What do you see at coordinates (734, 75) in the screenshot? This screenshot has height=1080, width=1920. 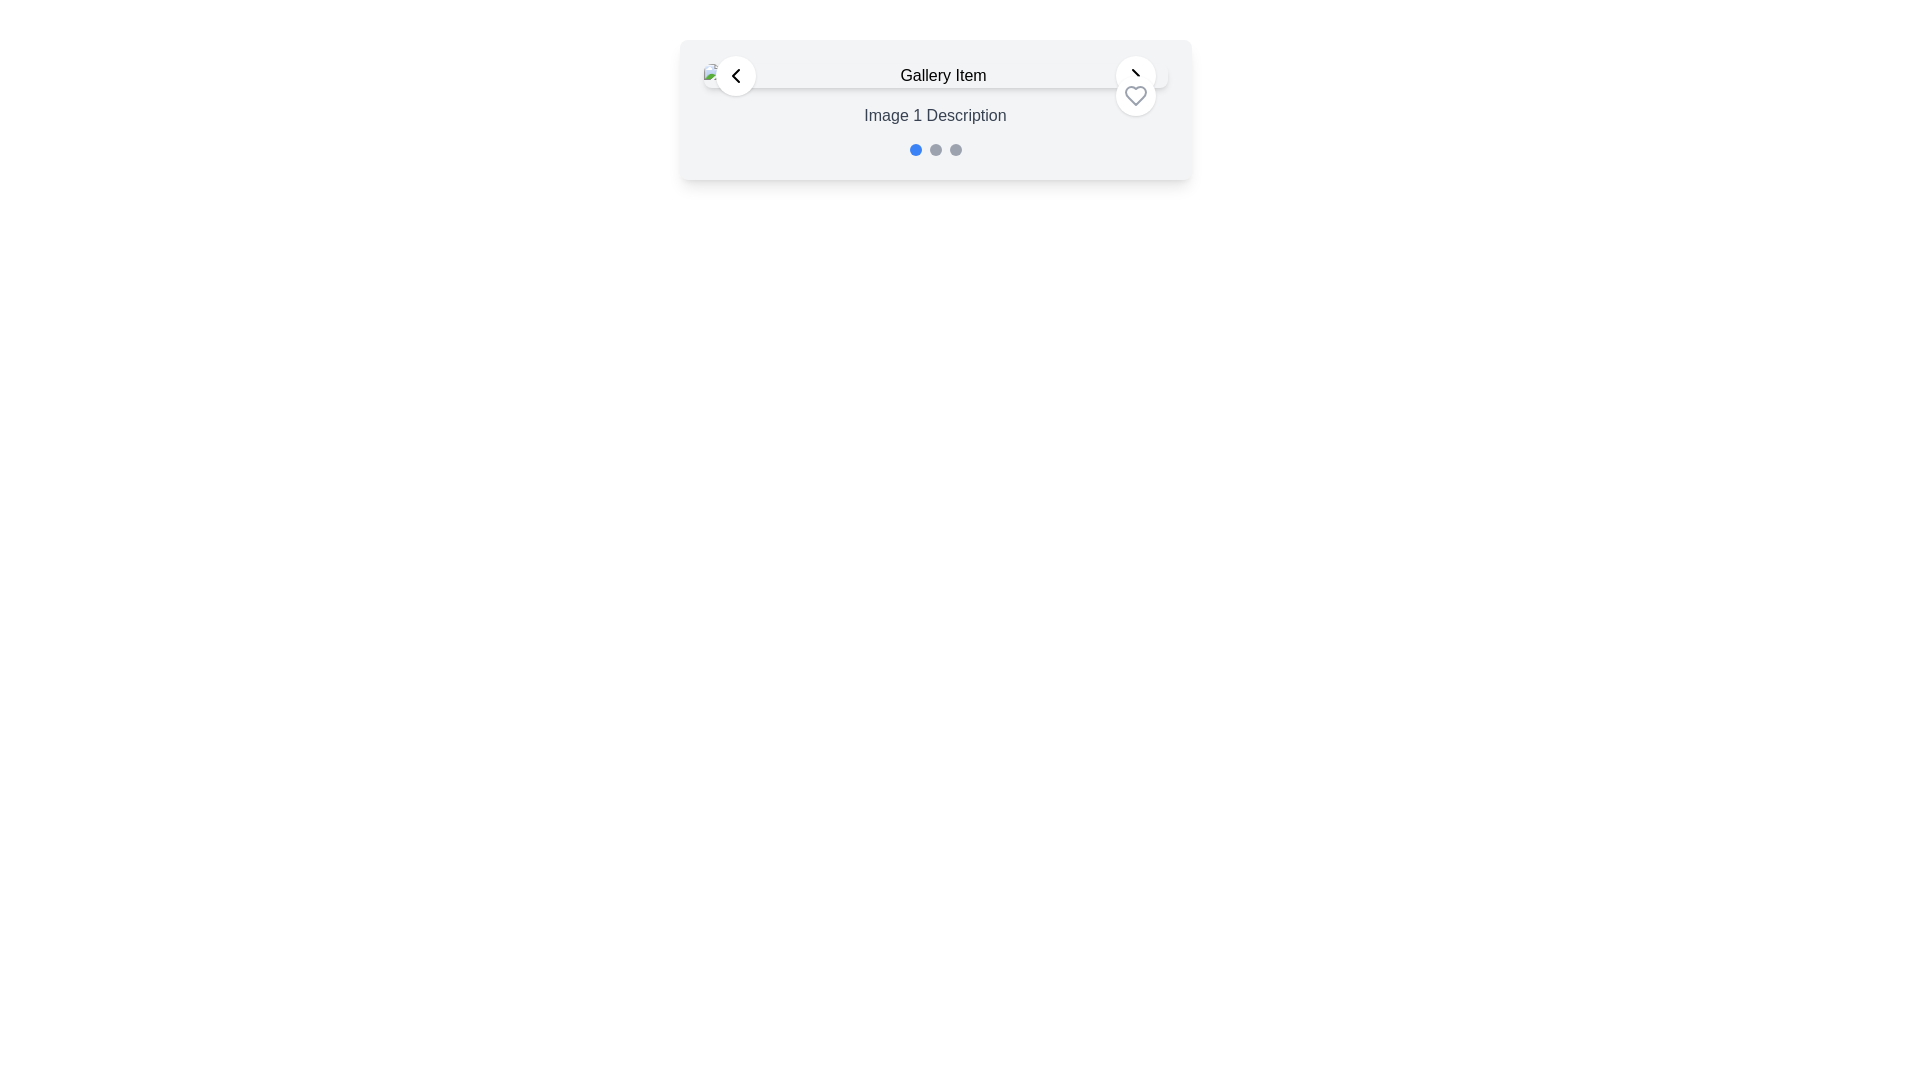 I see `the Icon button located in the left section of a horizontal panel, which is used for navigating to the previous item in a gallery or carousel` at bounding box center [734, 75].